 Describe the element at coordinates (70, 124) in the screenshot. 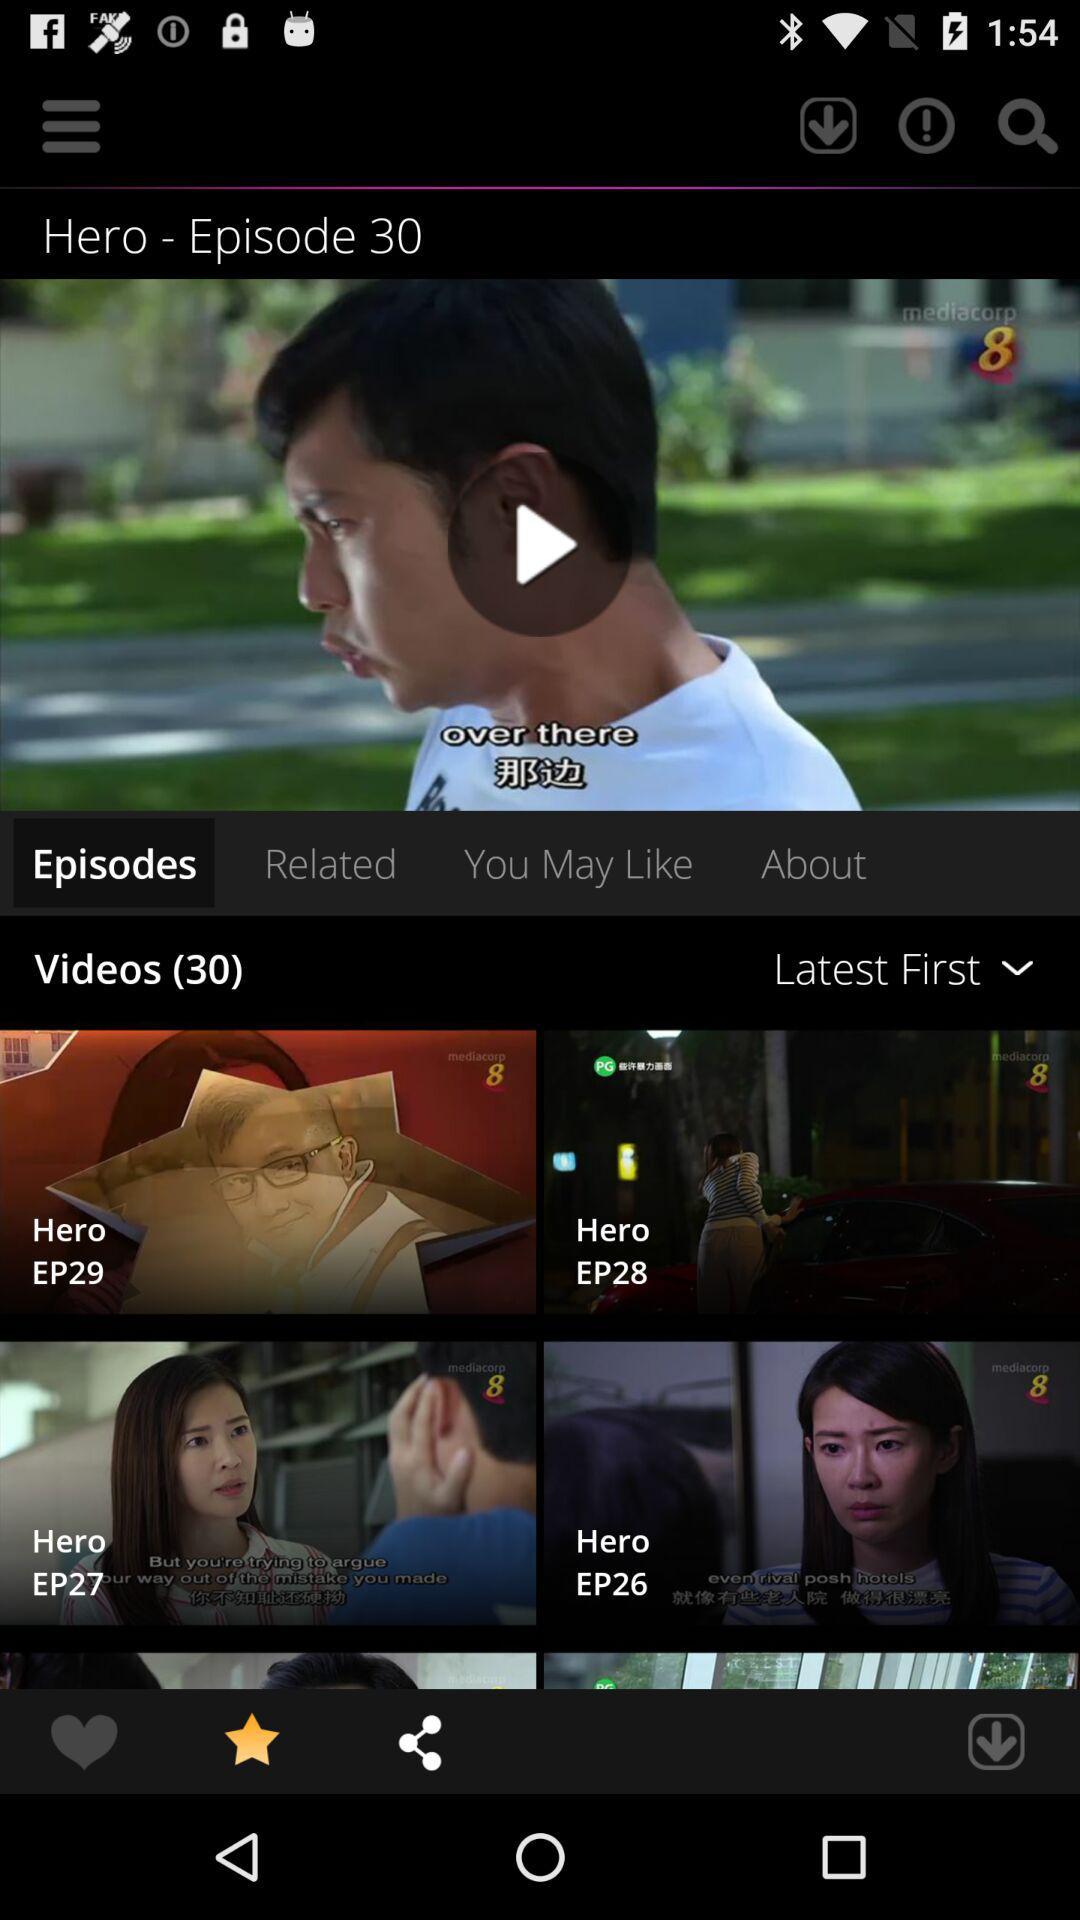

I see `icon above the hero - episode 30 icon` at that location.